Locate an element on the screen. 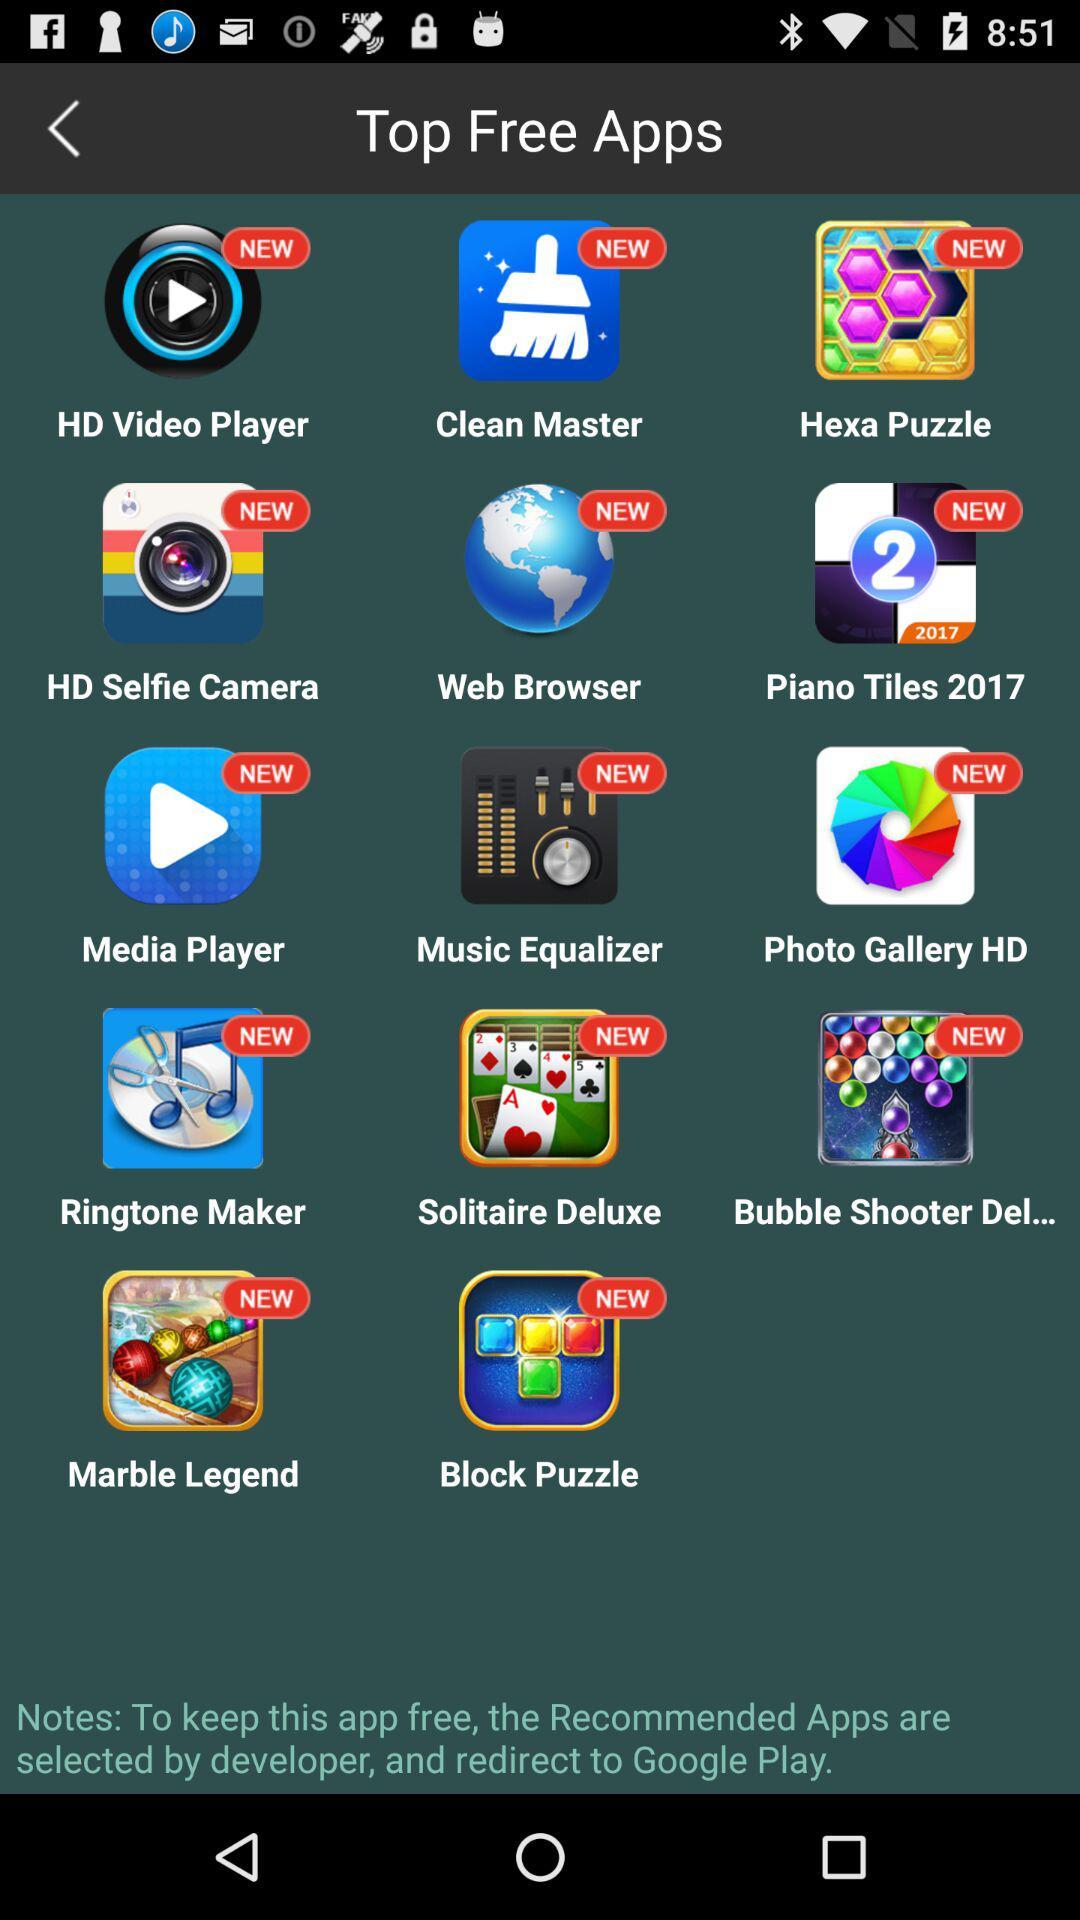  the arrow_backward icon is located at coordinates (64, 136).